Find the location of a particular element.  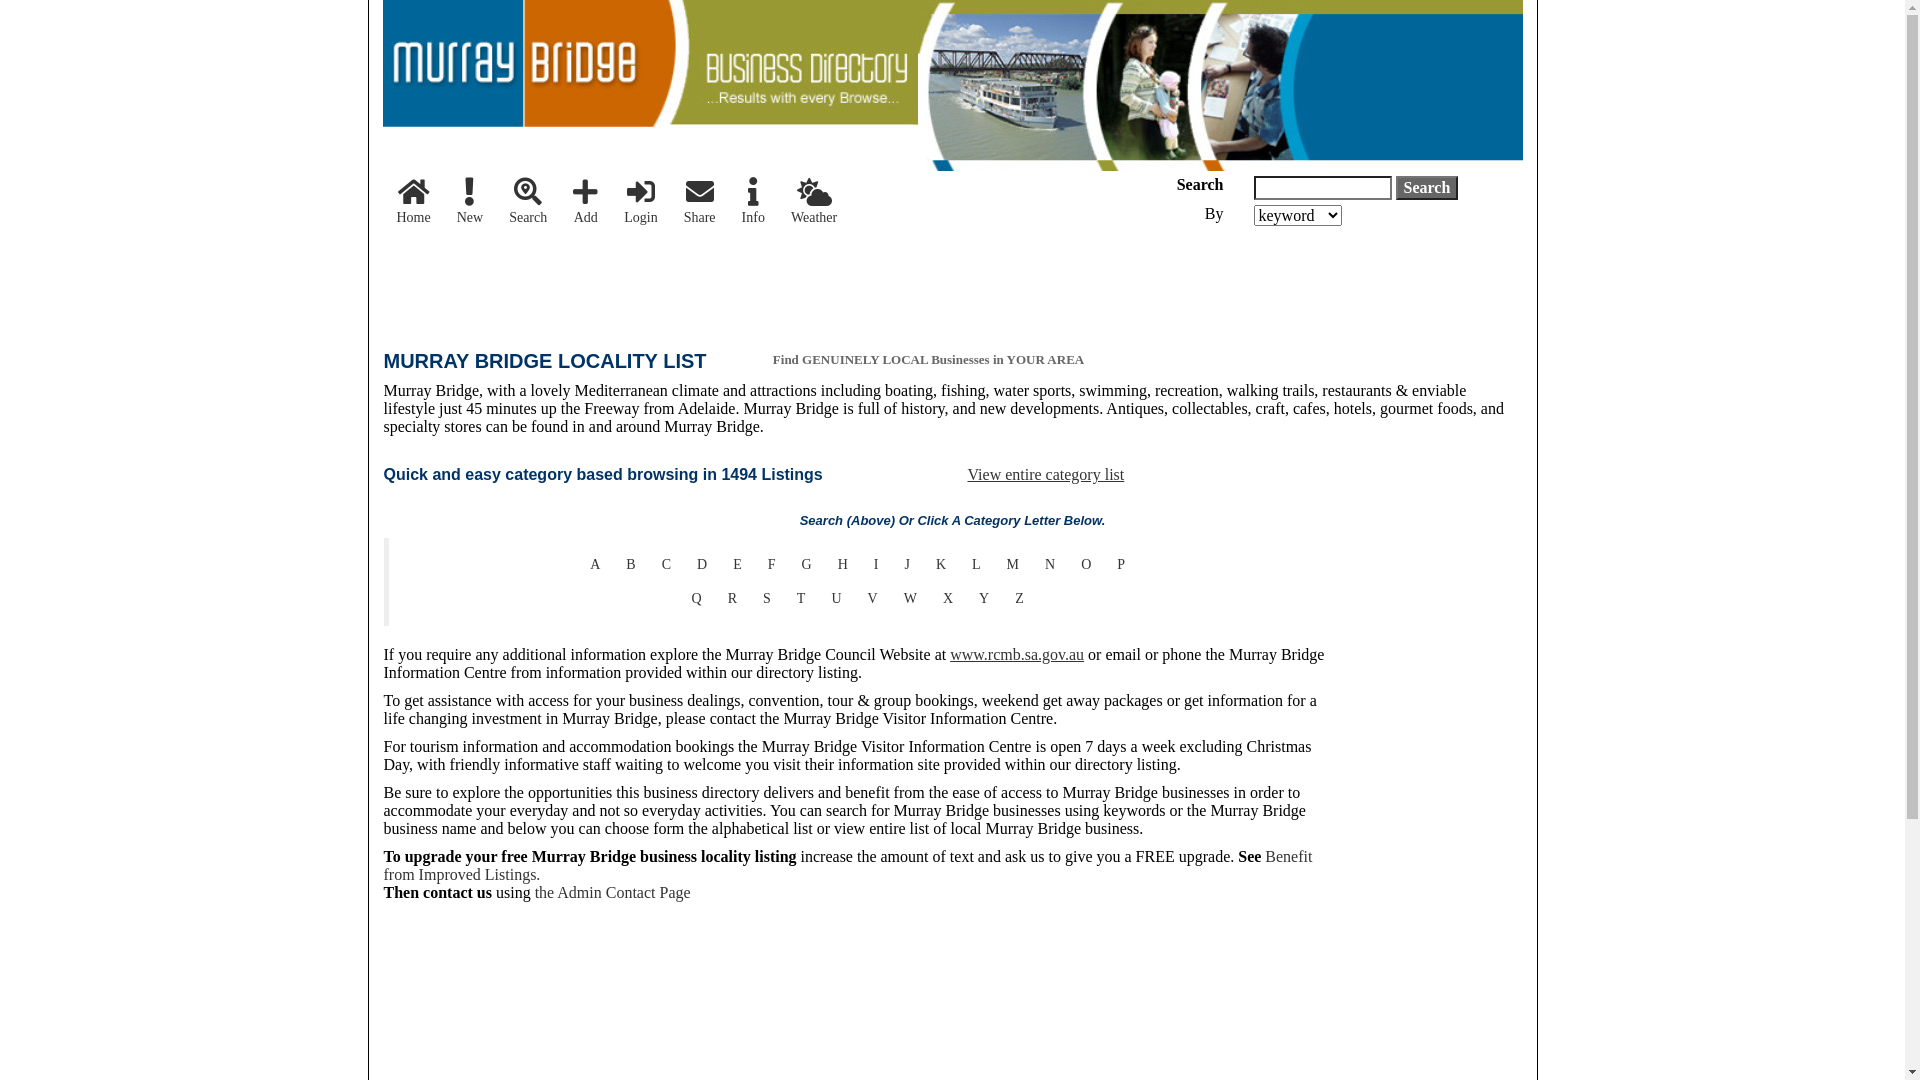

'M' is located at coordinates (1012, 564).